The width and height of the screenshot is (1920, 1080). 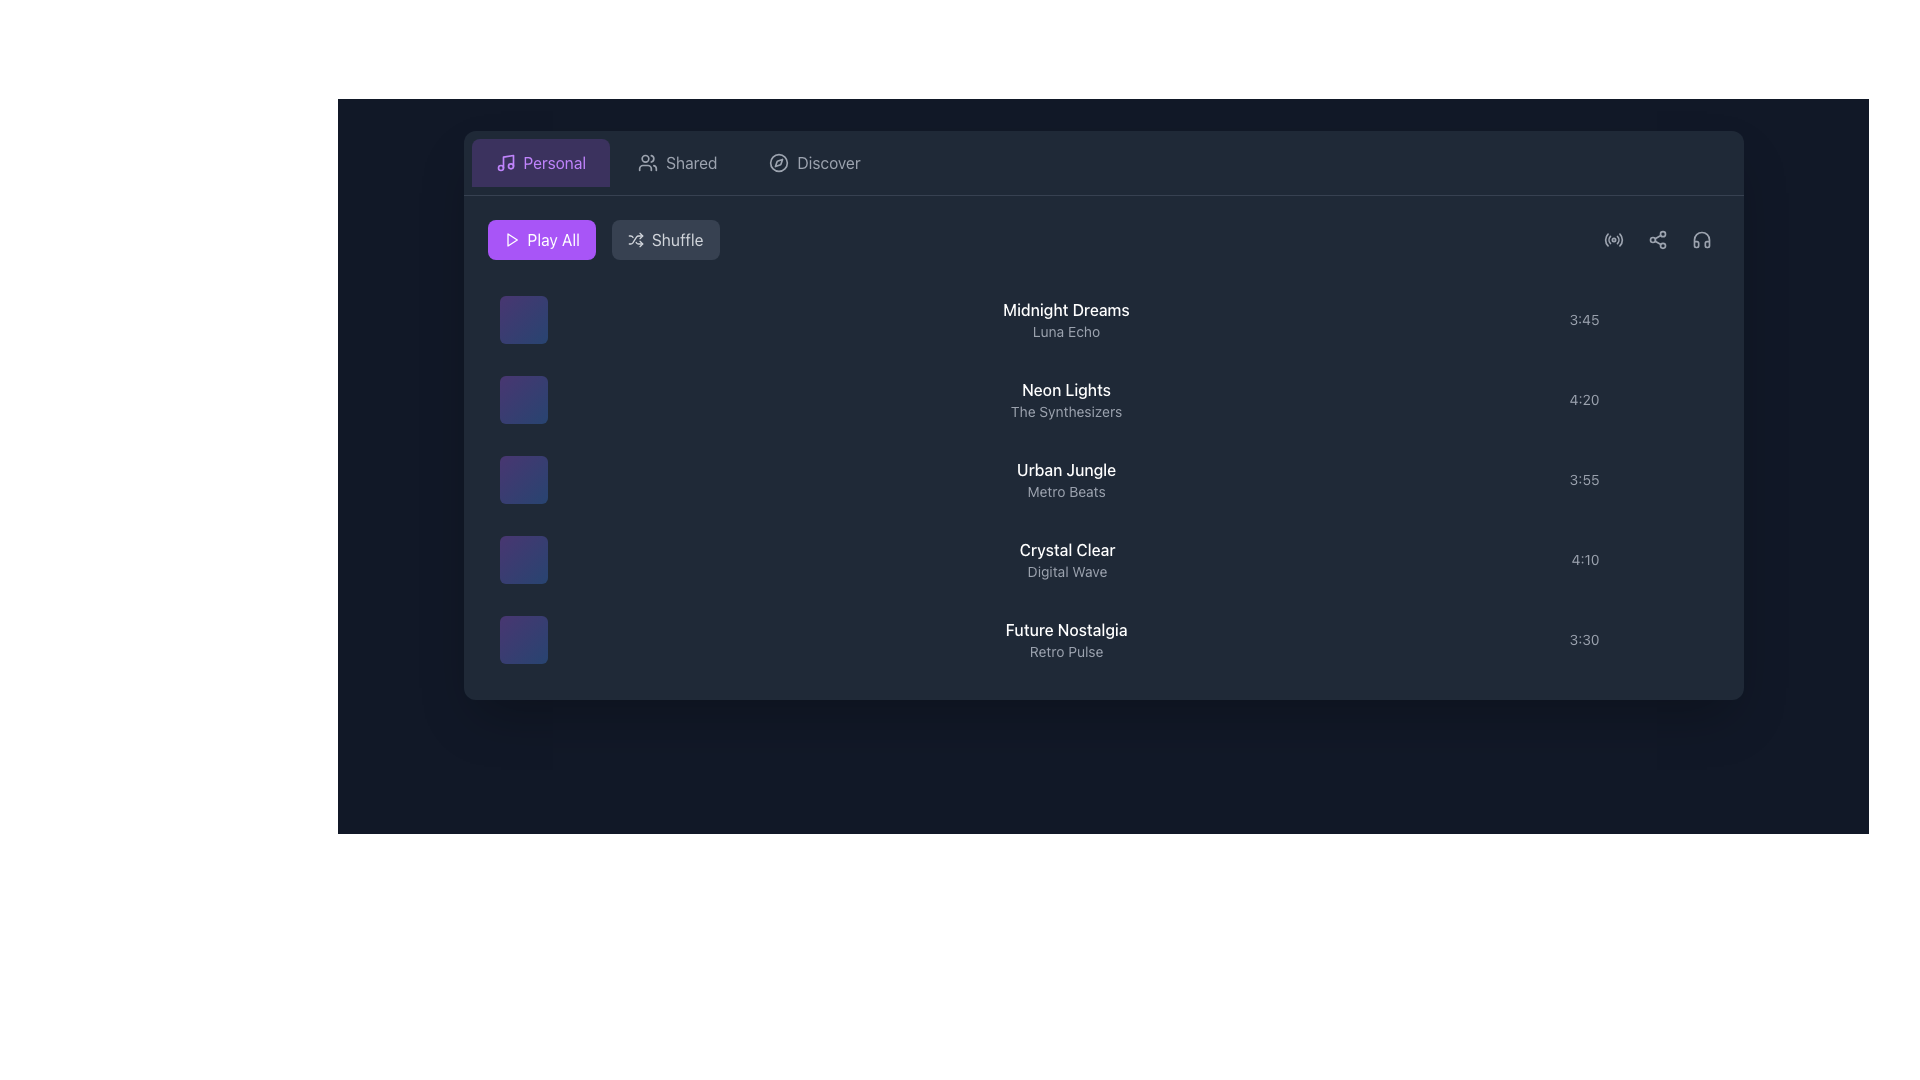 I want to click on the 'Discover' text label, which is displayed in light gray font and positioned in the horizontal navigation at the top of the interface, so click(x=829, y=161).